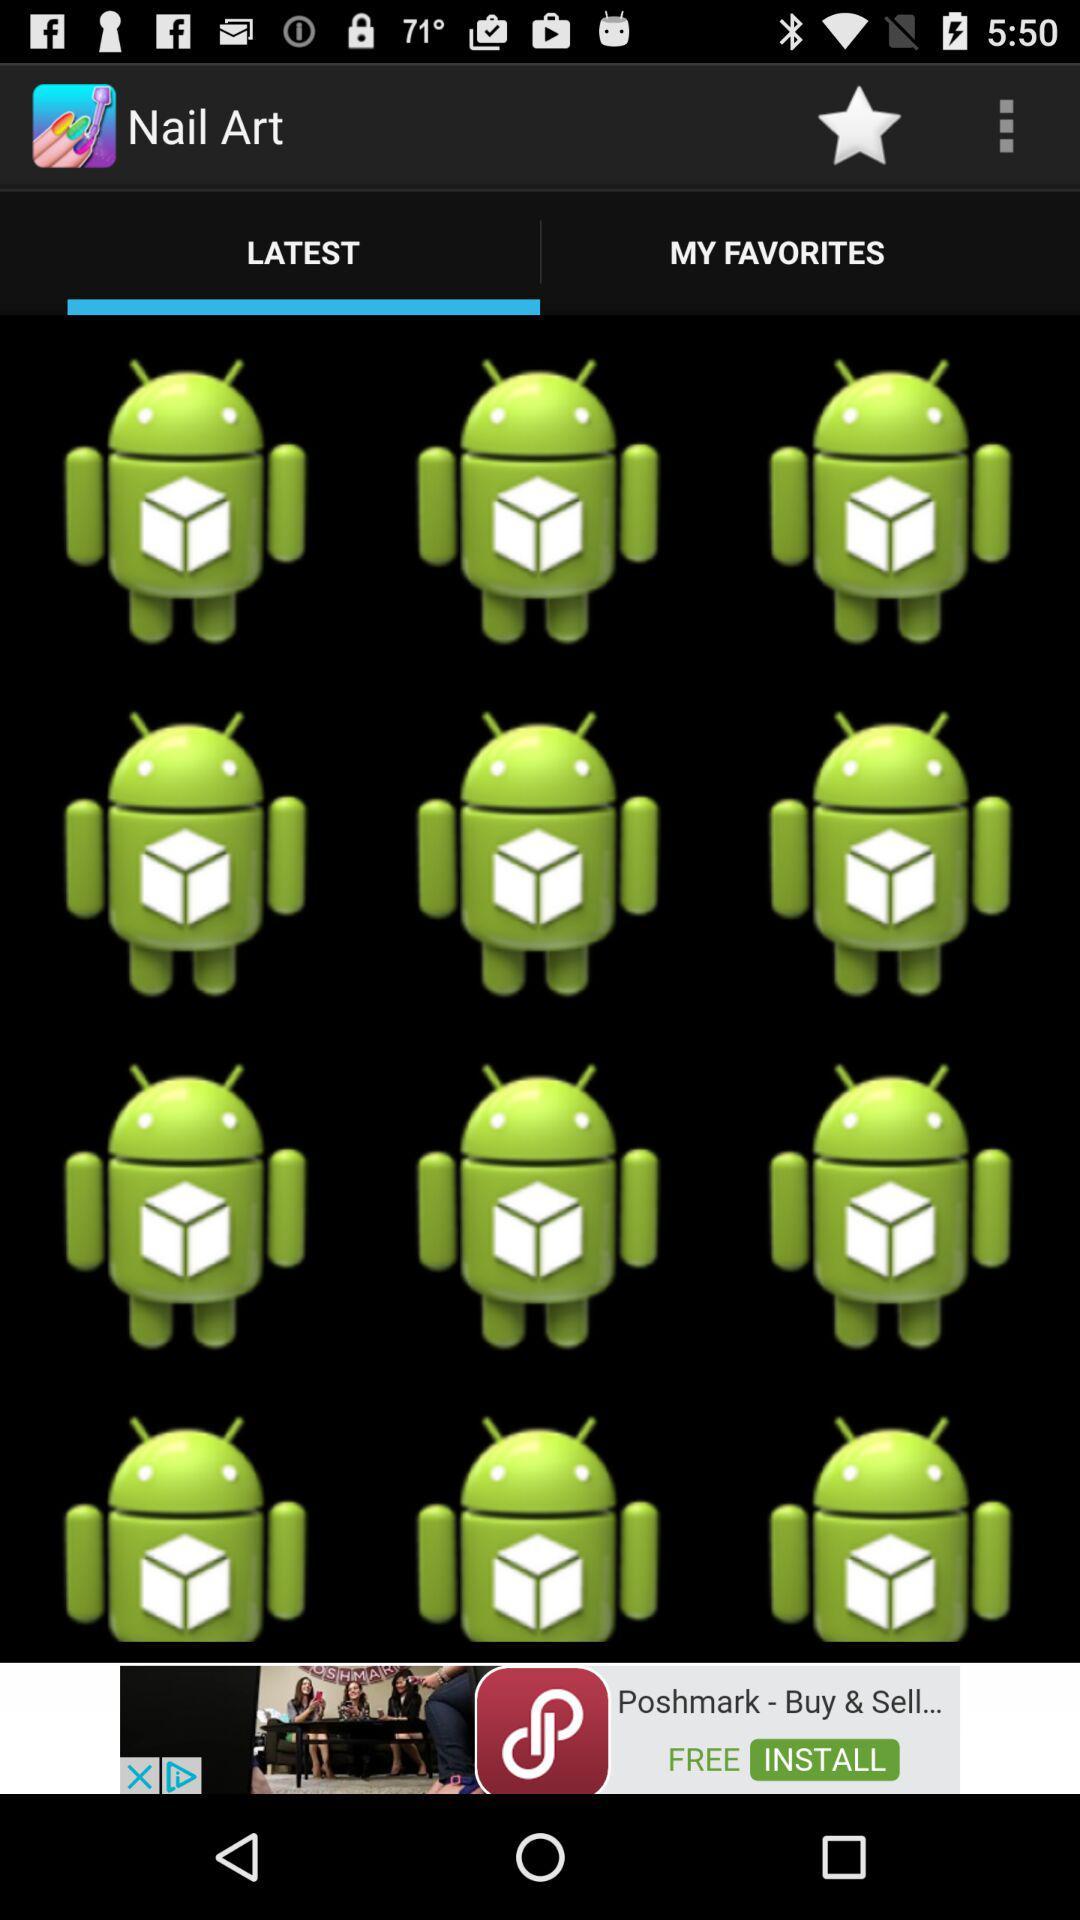  What do you see at coordinates (1006, 124) in the screenshot?
I see `open options` at bounding box center [1006, 124].